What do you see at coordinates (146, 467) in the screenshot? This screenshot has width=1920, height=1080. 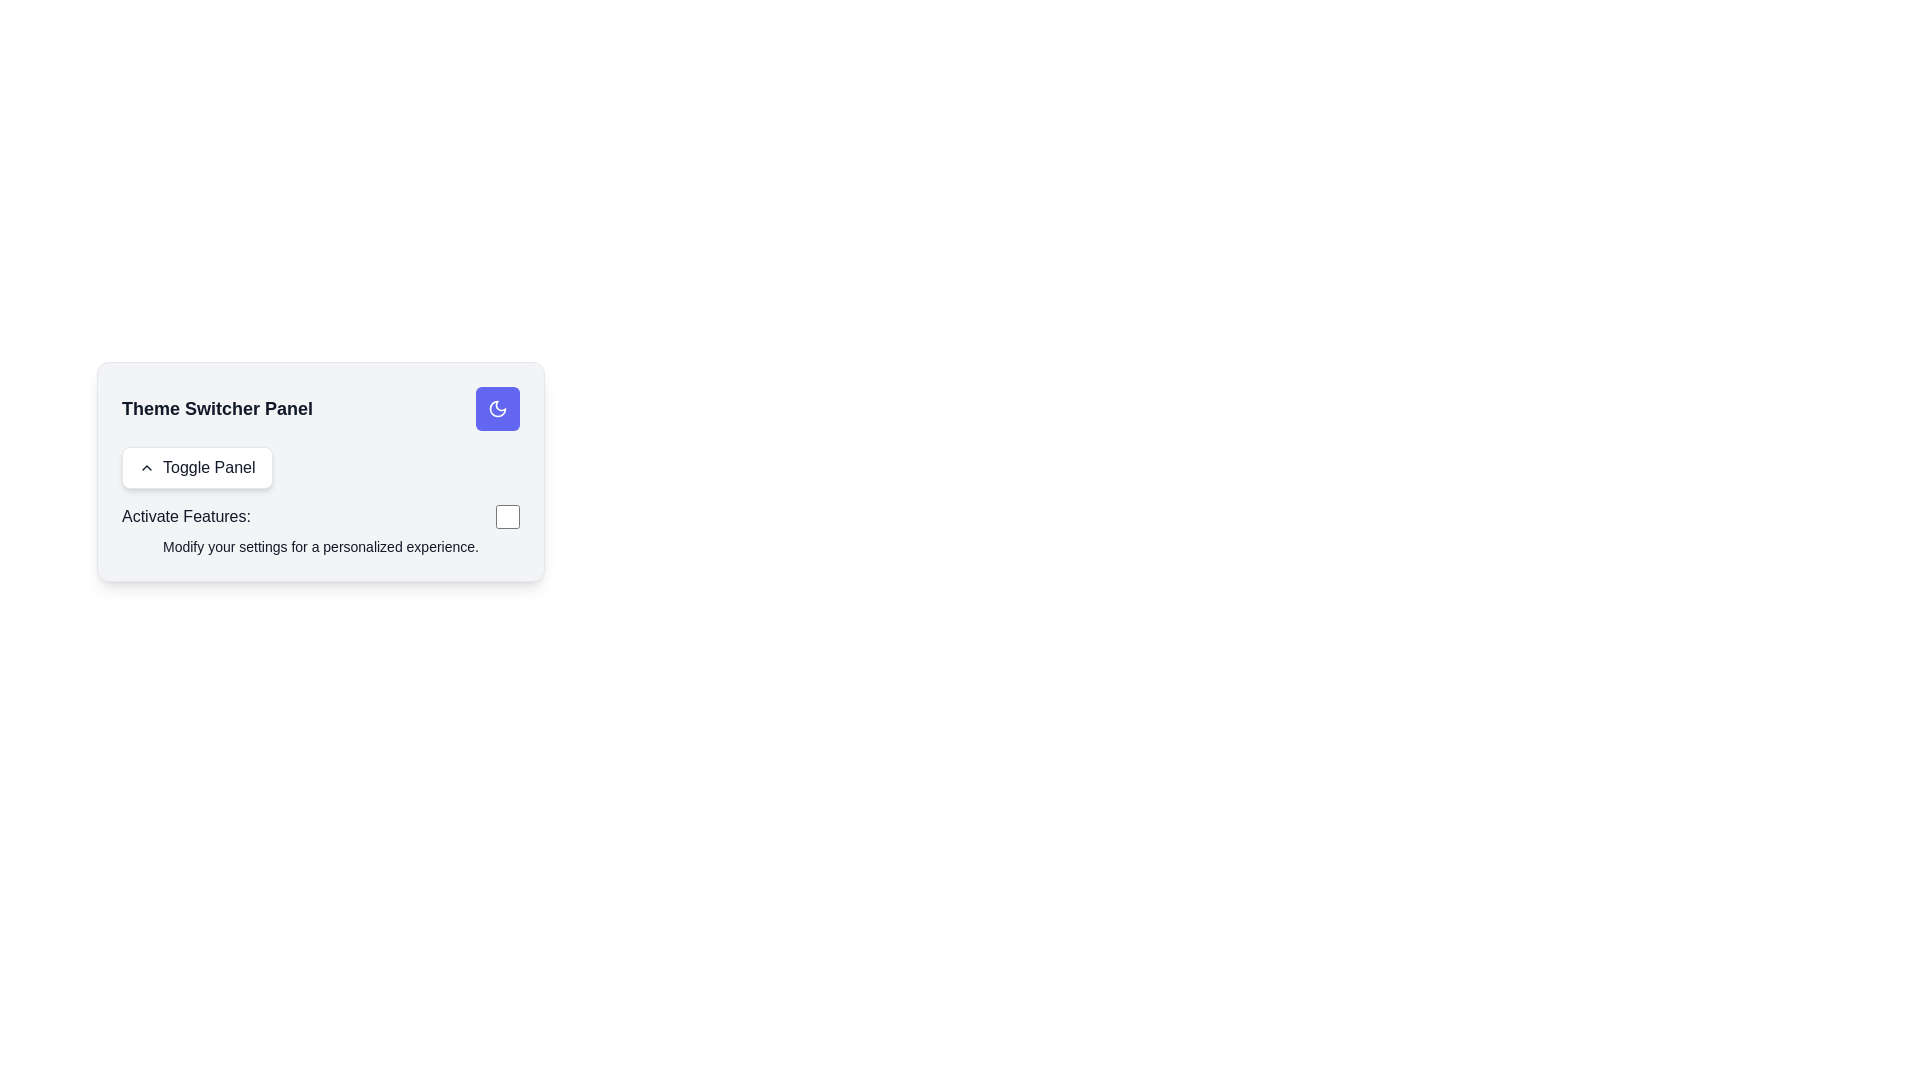 I see `the upward-pointing chevron icon within the 'Toggle Panel' button located in the 'Theme Switcher Panel'` at bounding box center [146, 467].